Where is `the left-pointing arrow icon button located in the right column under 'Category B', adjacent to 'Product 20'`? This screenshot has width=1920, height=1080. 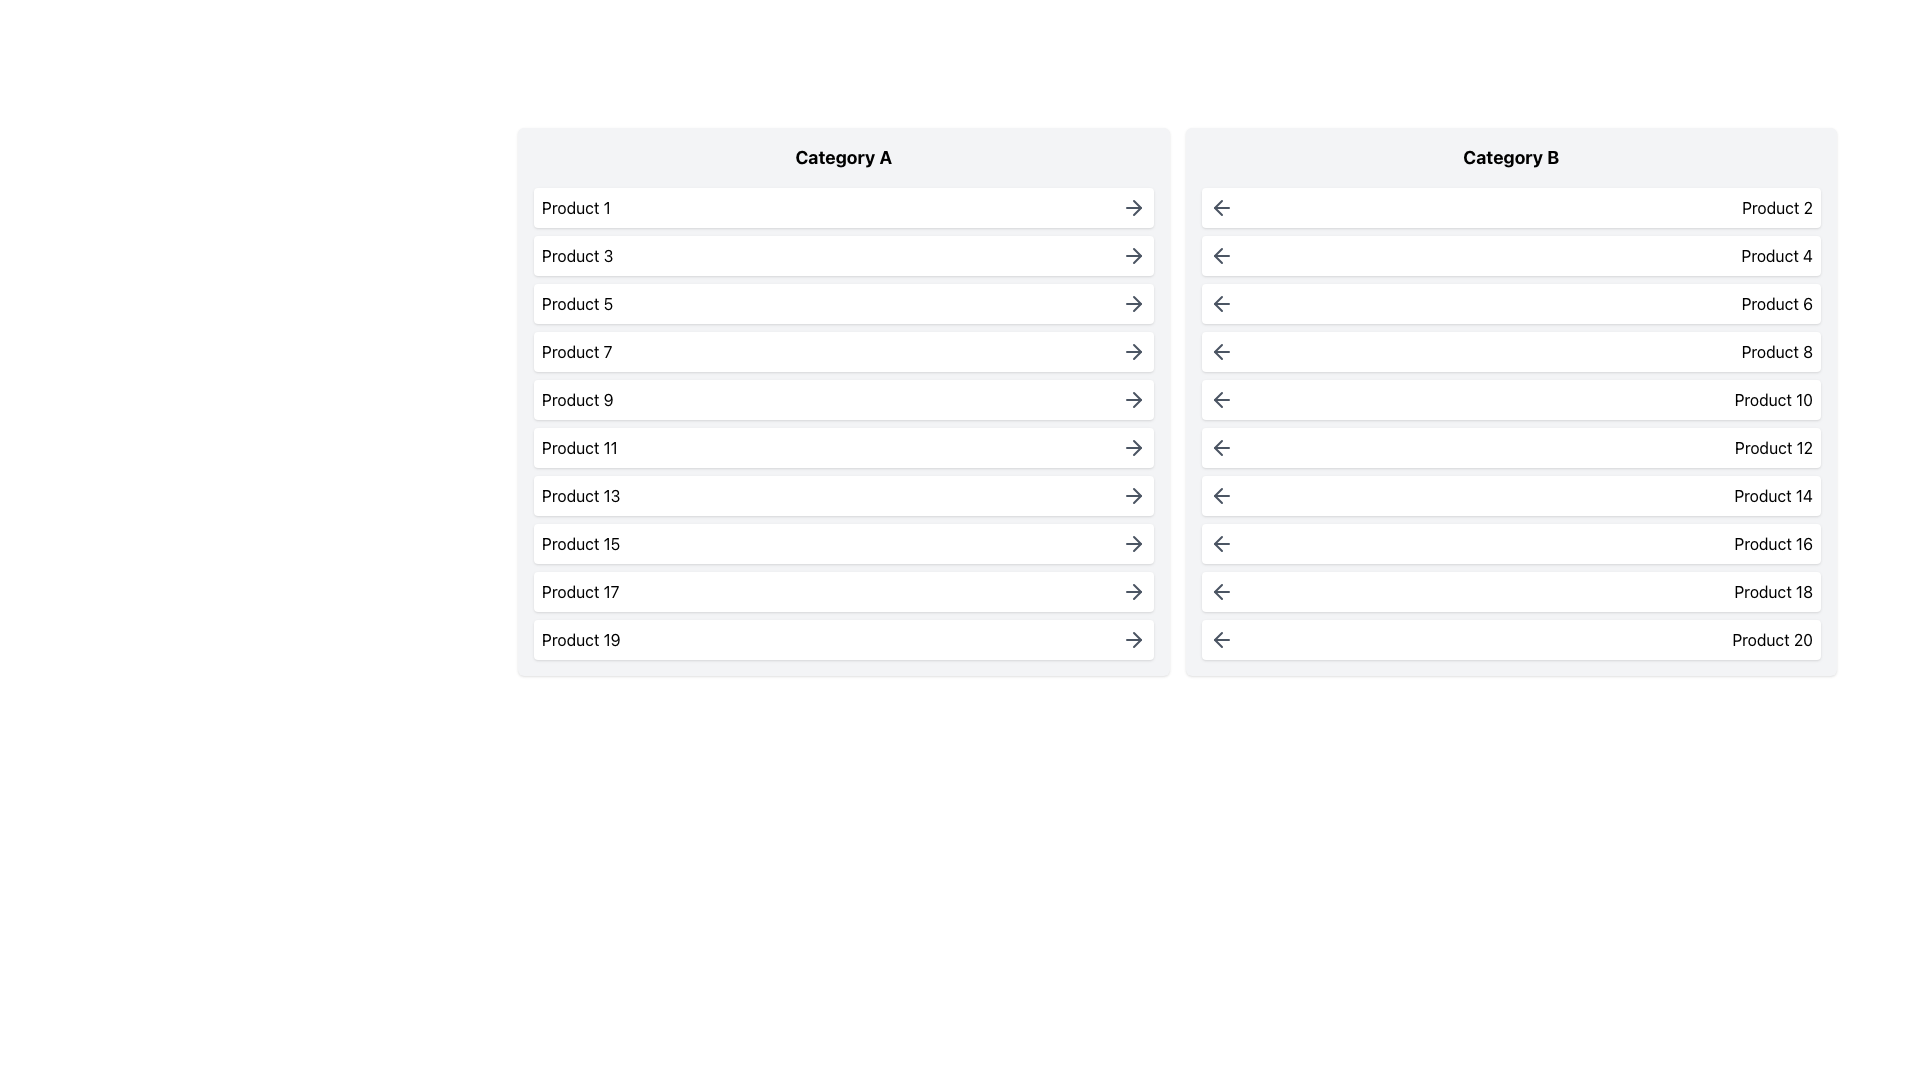
the left-pointing arrow icon button located in the right column under 'Category B', adjacent to 'Product 20' is located at coordinates (1220, 640).